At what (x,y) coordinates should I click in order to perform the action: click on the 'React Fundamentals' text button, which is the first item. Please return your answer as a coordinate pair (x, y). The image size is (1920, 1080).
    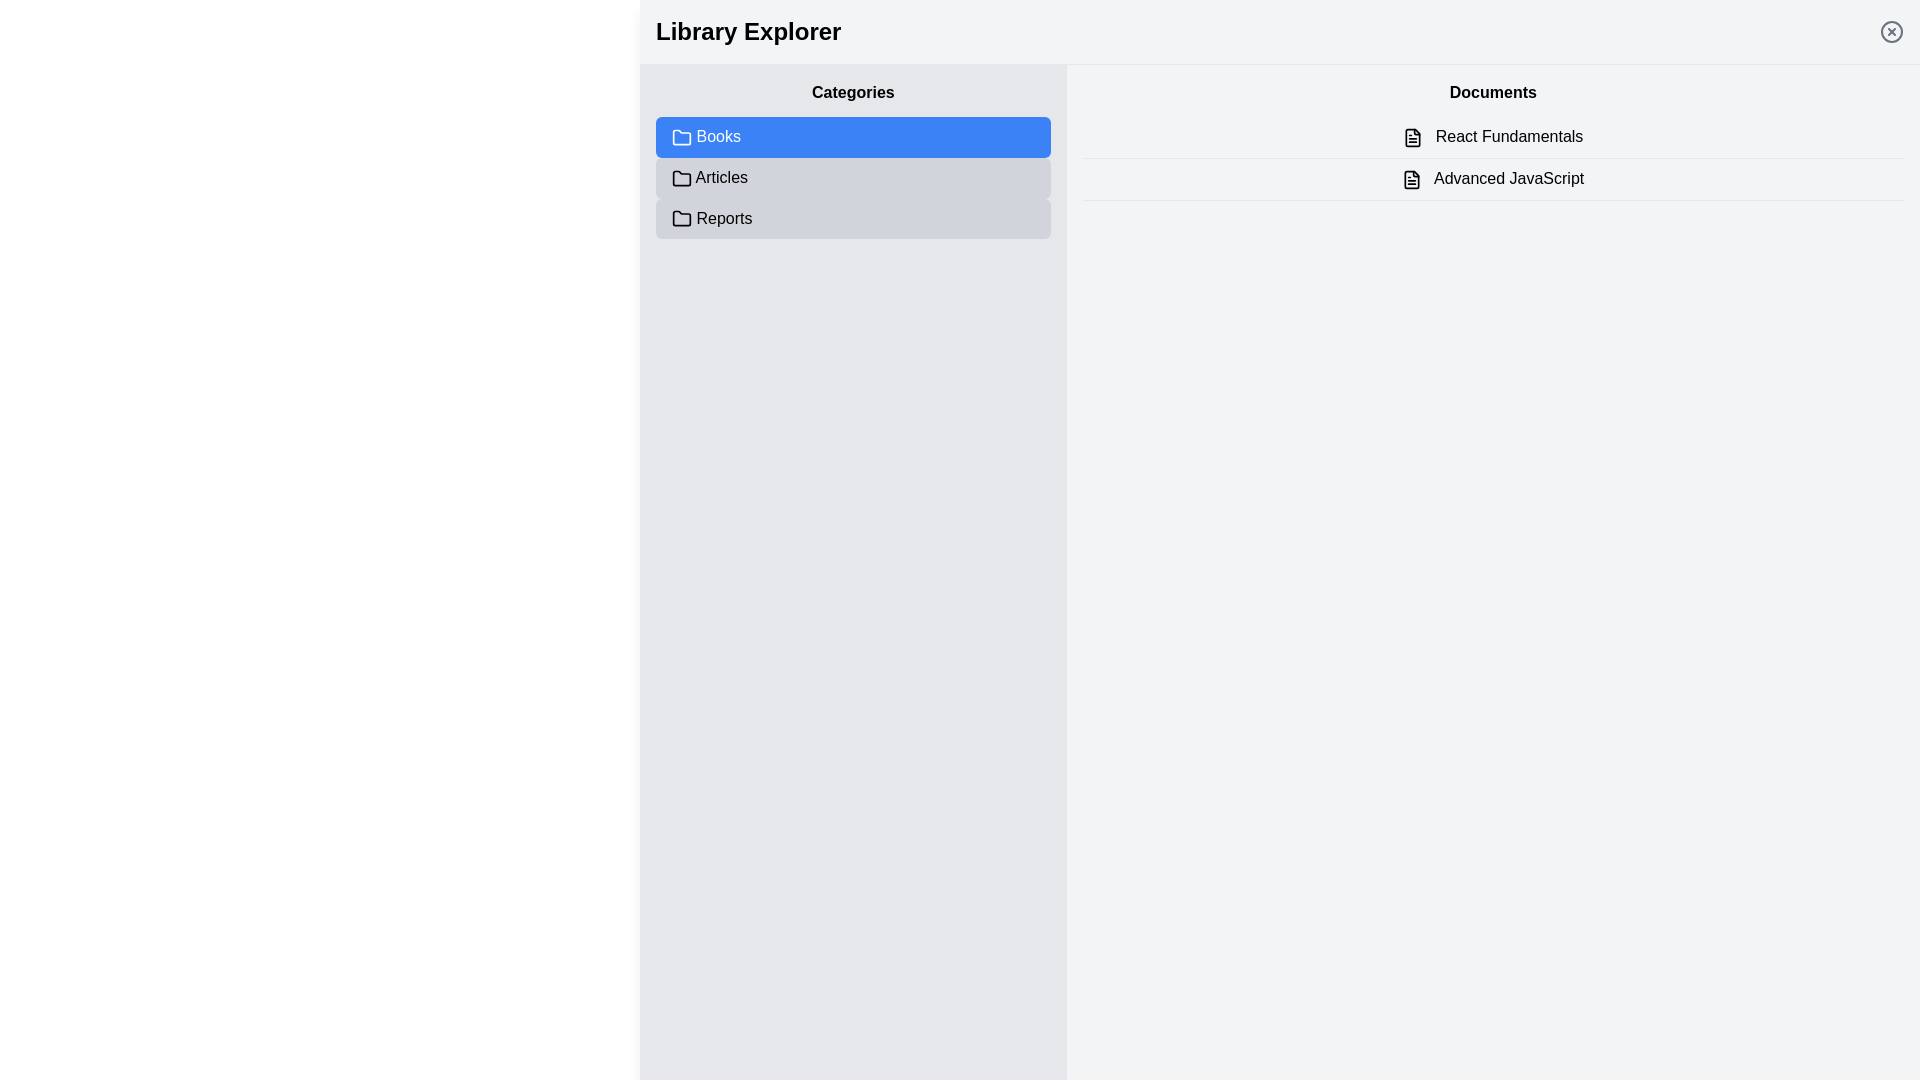
    Looking at the image, I should click on (1493, 136).